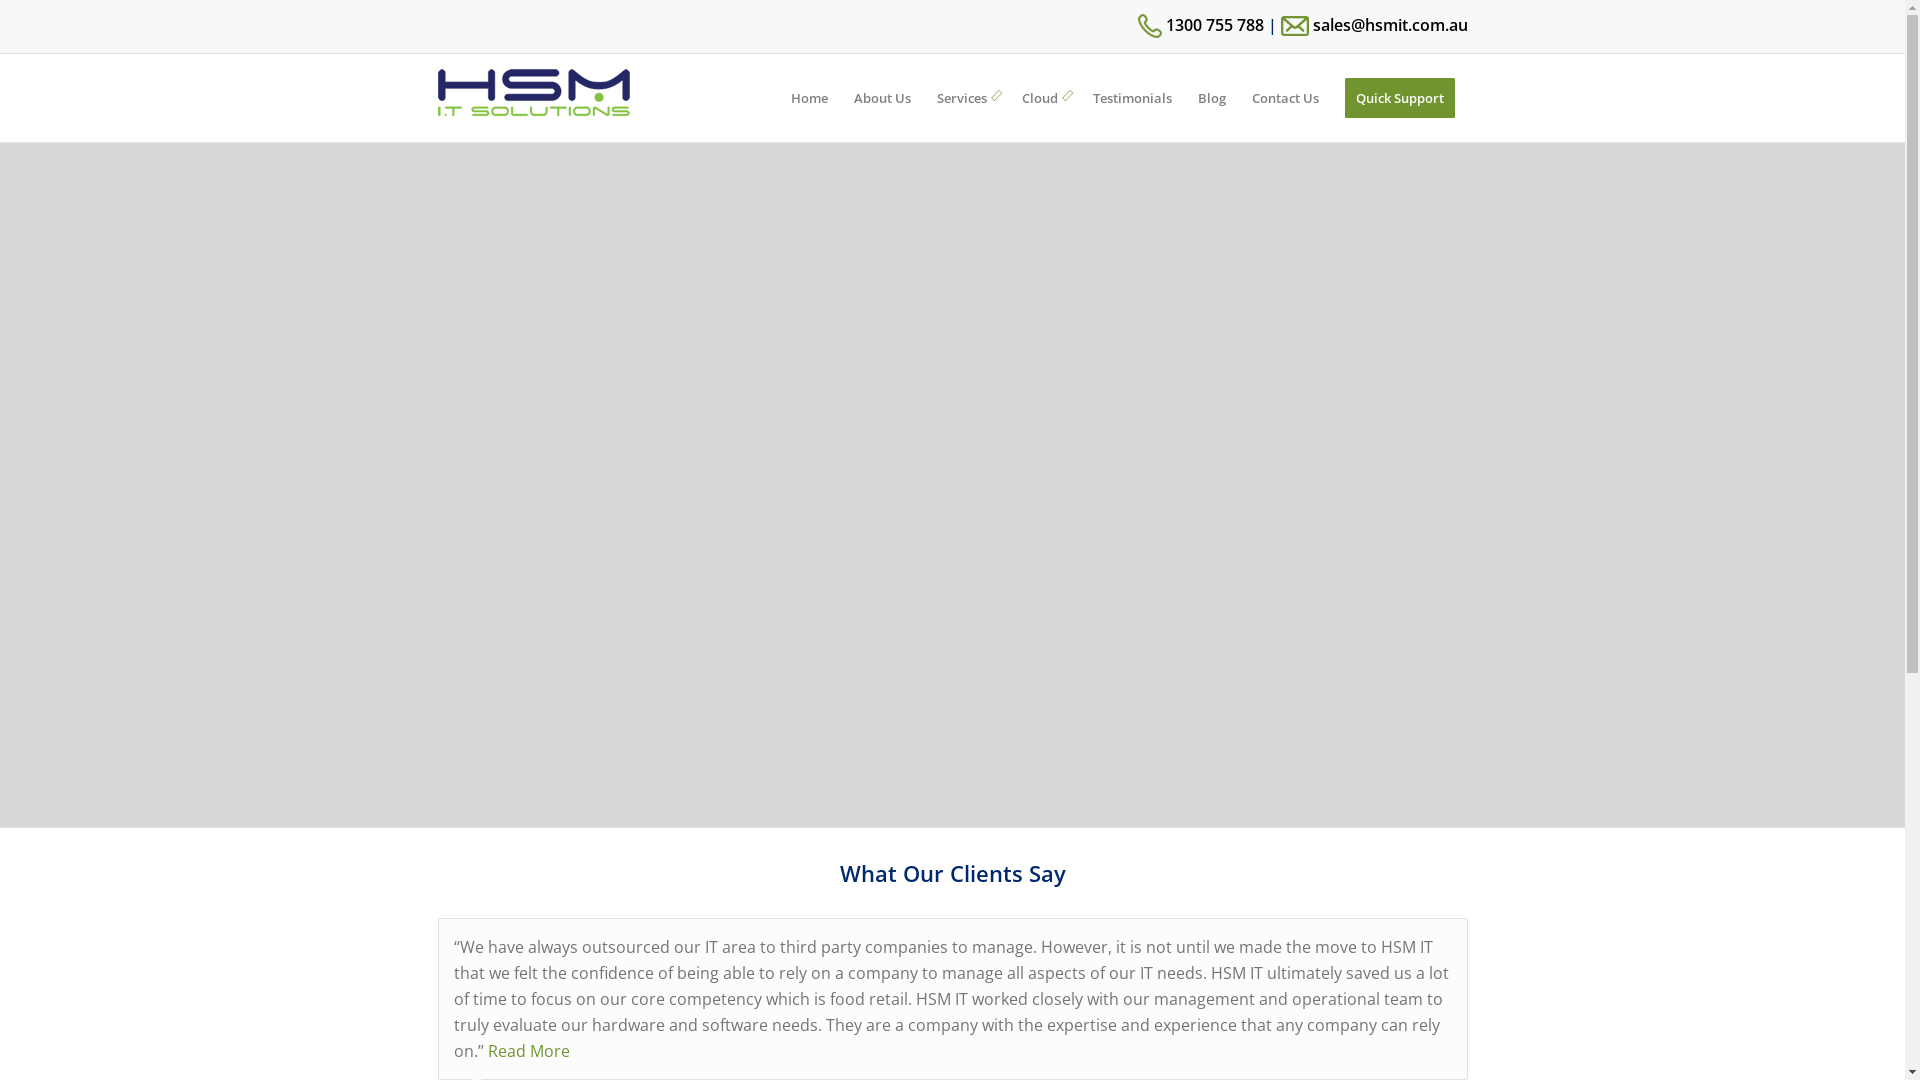 The image size is (1920, 1080). What do you see at coordinates (1399, 97) in the screenshot?
I see `'Quick Support'` at bounding box center [1399, 97].